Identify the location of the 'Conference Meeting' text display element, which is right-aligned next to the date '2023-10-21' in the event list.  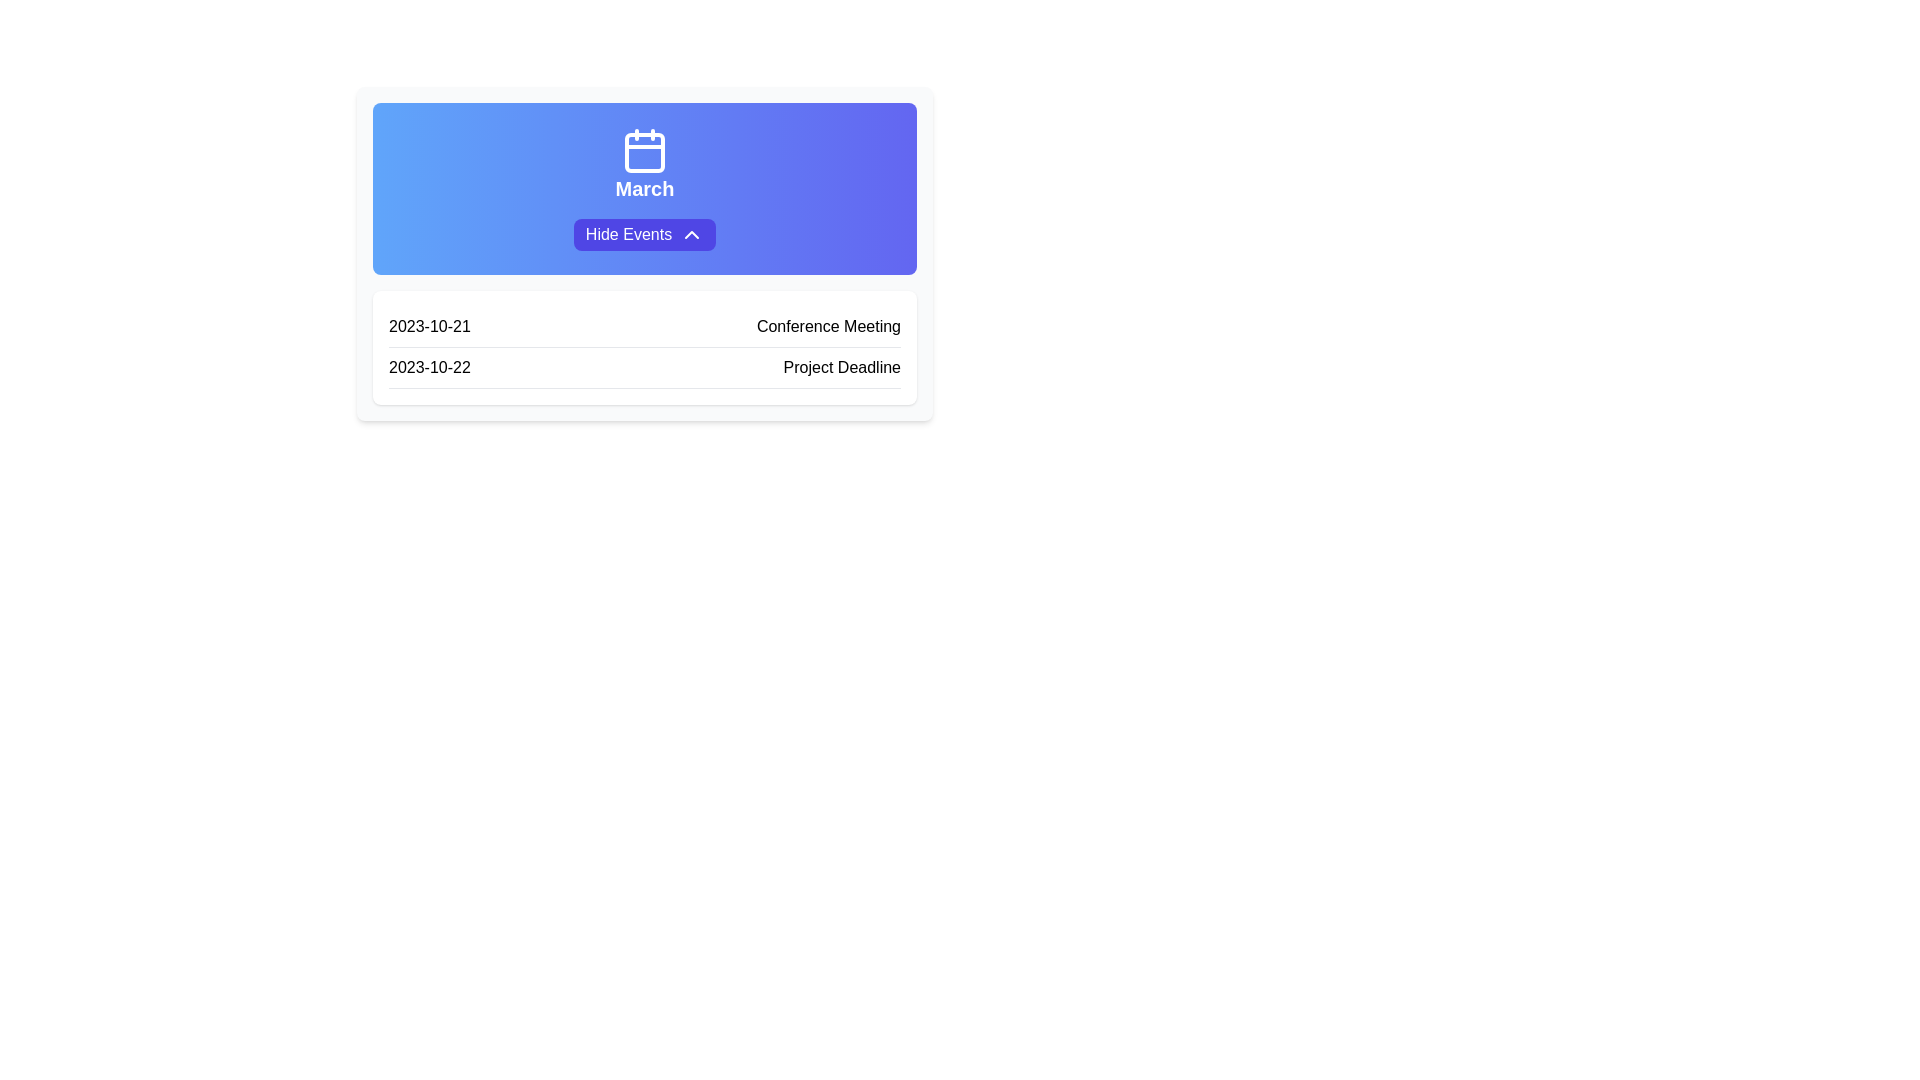
(828, 326).